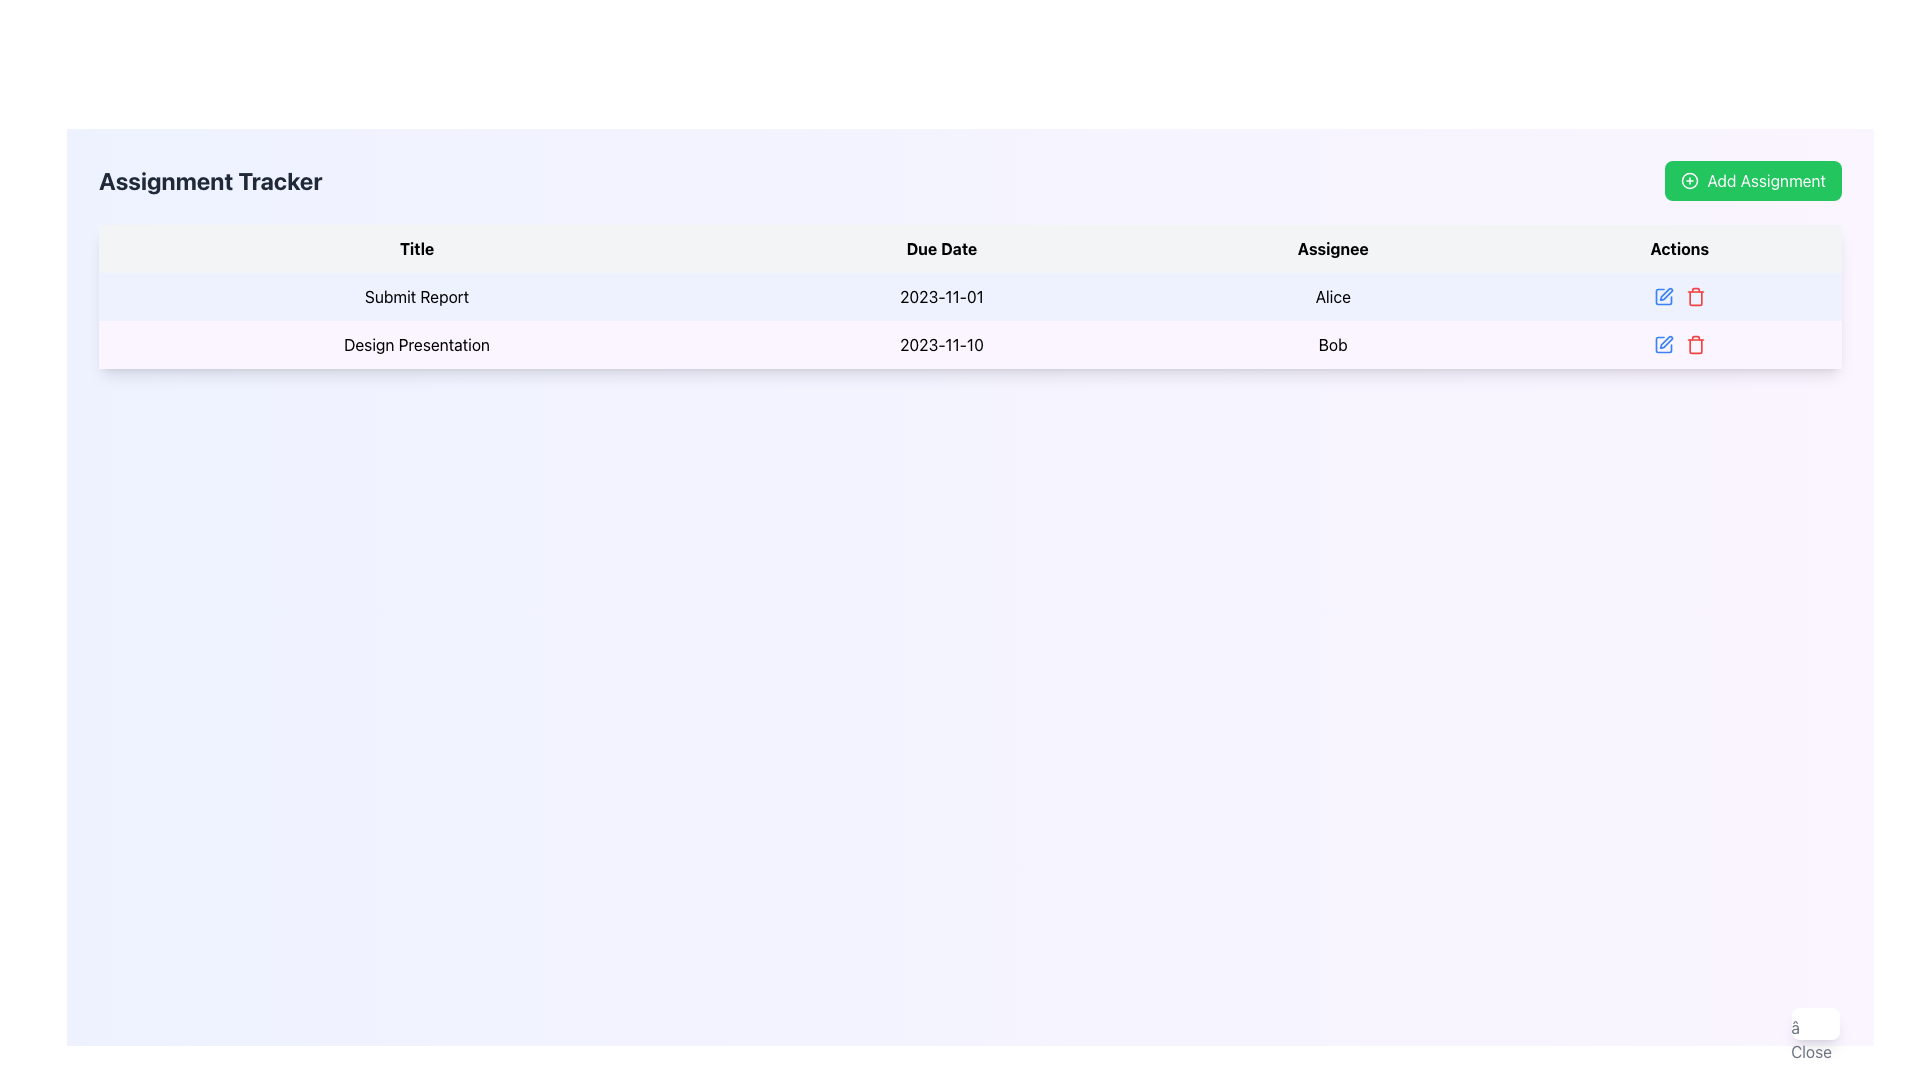 This screenshot has height=1080, width=1920. Describe the element at coordinates (1811, 1039) in the screenshot. I see `the close button located in the bottom-right corner of the notification box` at that location.